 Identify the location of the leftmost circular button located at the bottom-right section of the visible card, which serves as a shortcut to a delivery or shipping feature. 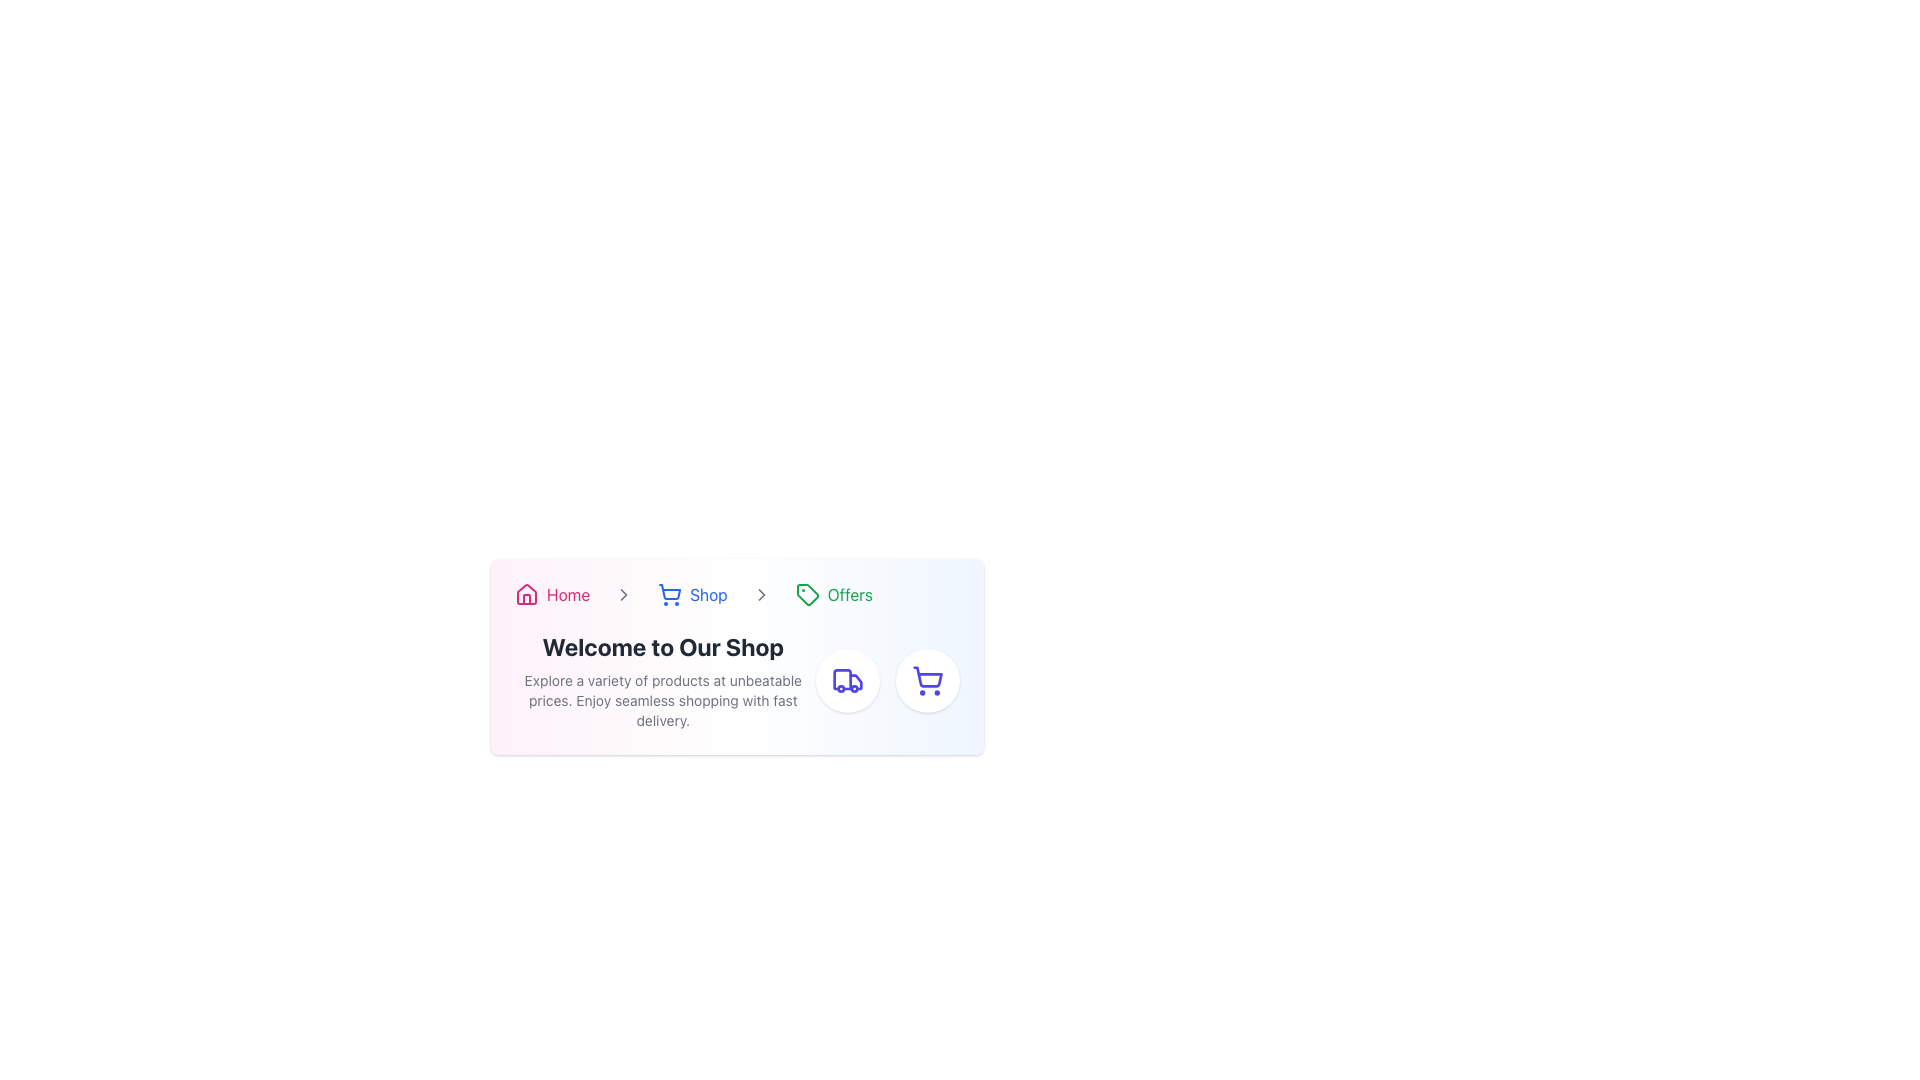
(848, 680).